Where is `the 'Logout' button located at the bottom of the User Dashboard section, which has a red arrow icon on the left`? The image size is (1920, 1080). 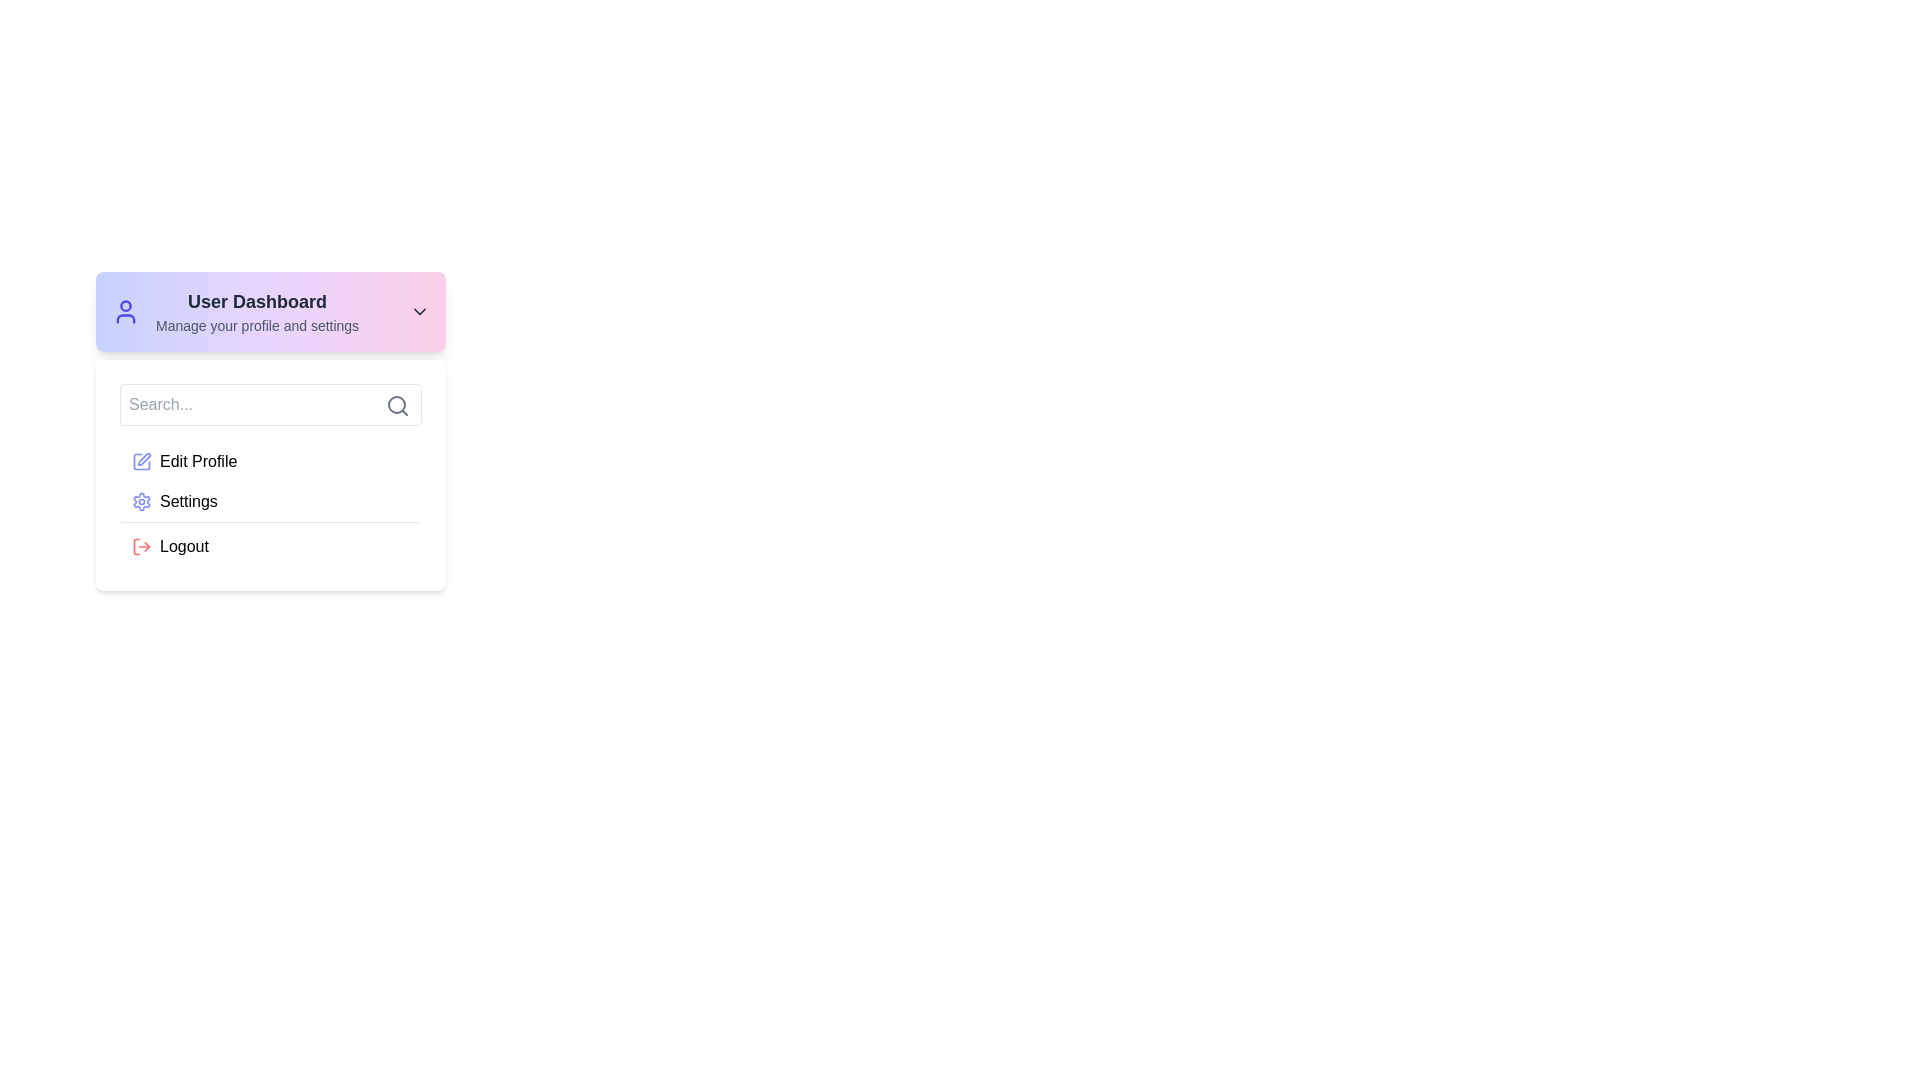 the 'Logout' button located at the bottom of the User Dashboard section, which has a red arrow icon on the left is located at coordinates (269, 543).